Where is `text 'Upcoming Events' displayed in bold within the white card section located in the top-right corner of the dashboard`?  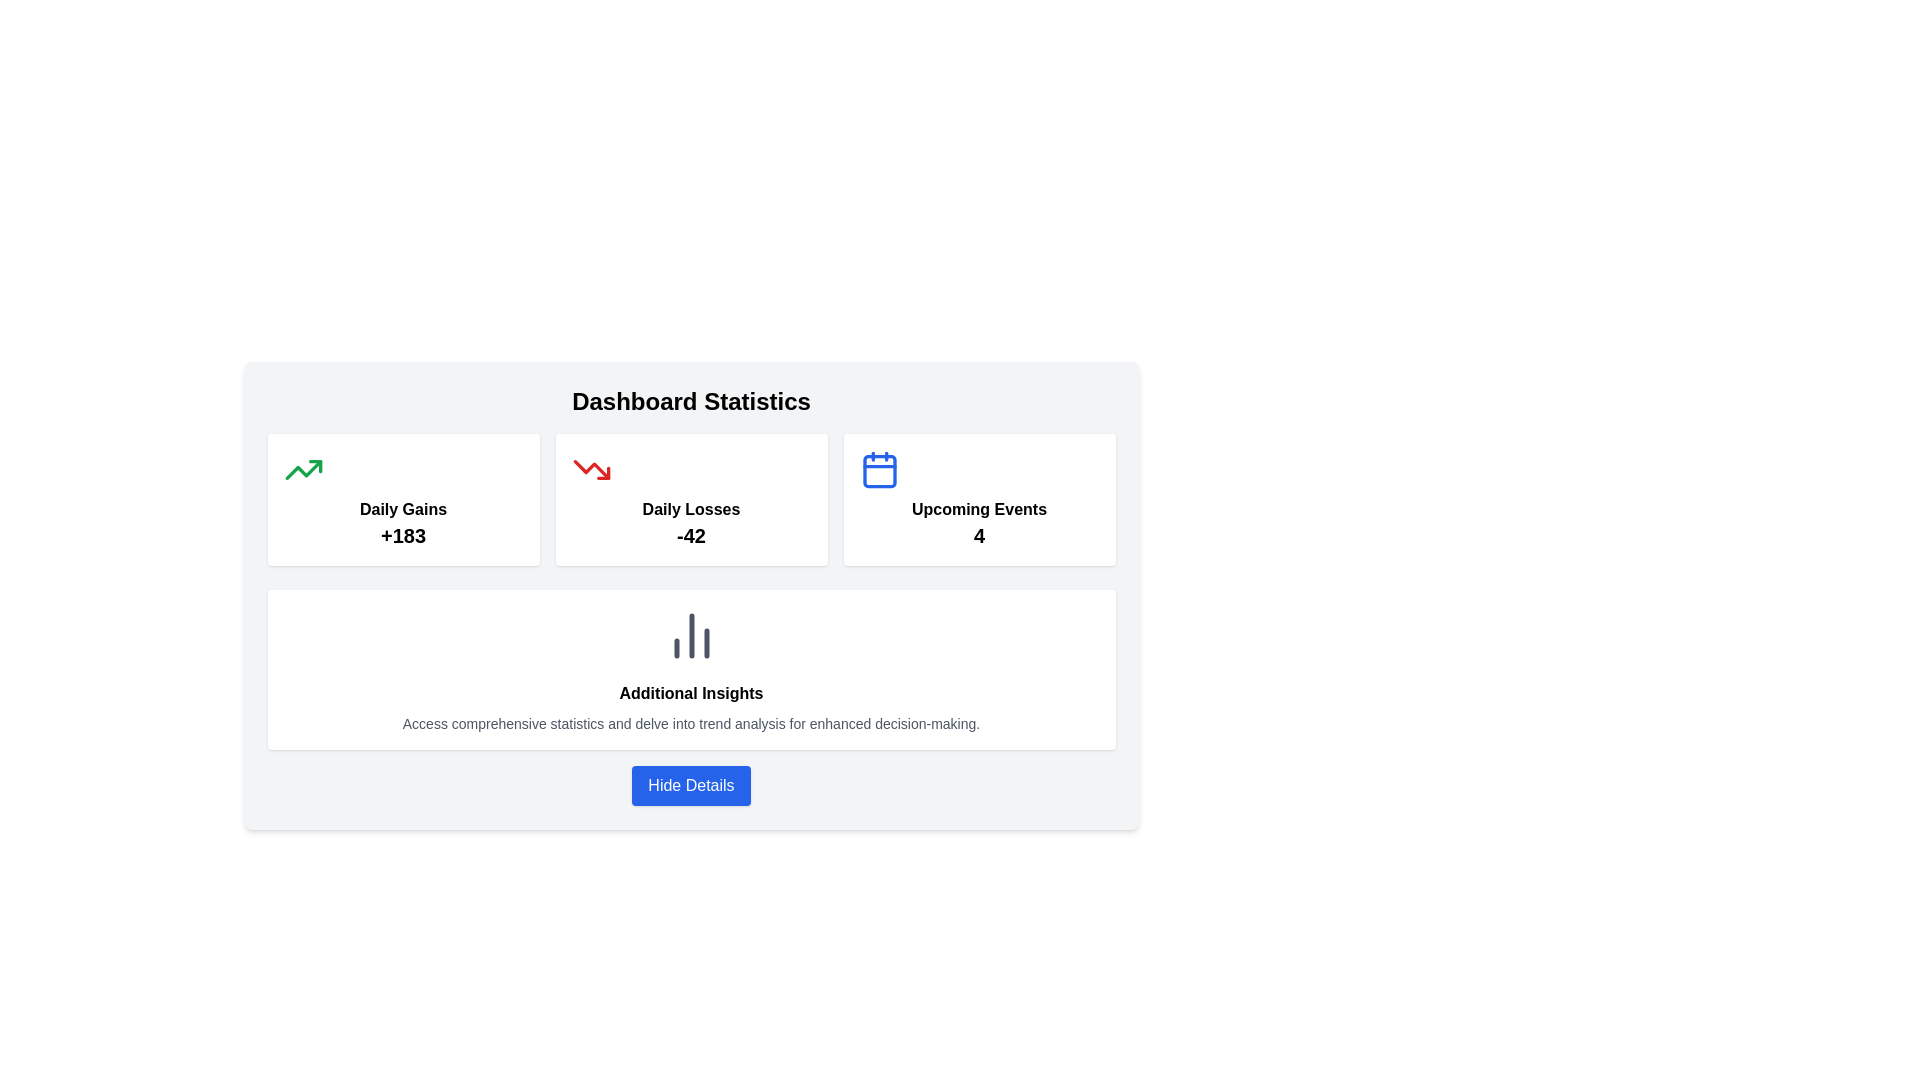 text 'Upcoming Events' displayed in bold within the white card section located in the top-right corner of the dashboard is located at coordinates (979, 508).